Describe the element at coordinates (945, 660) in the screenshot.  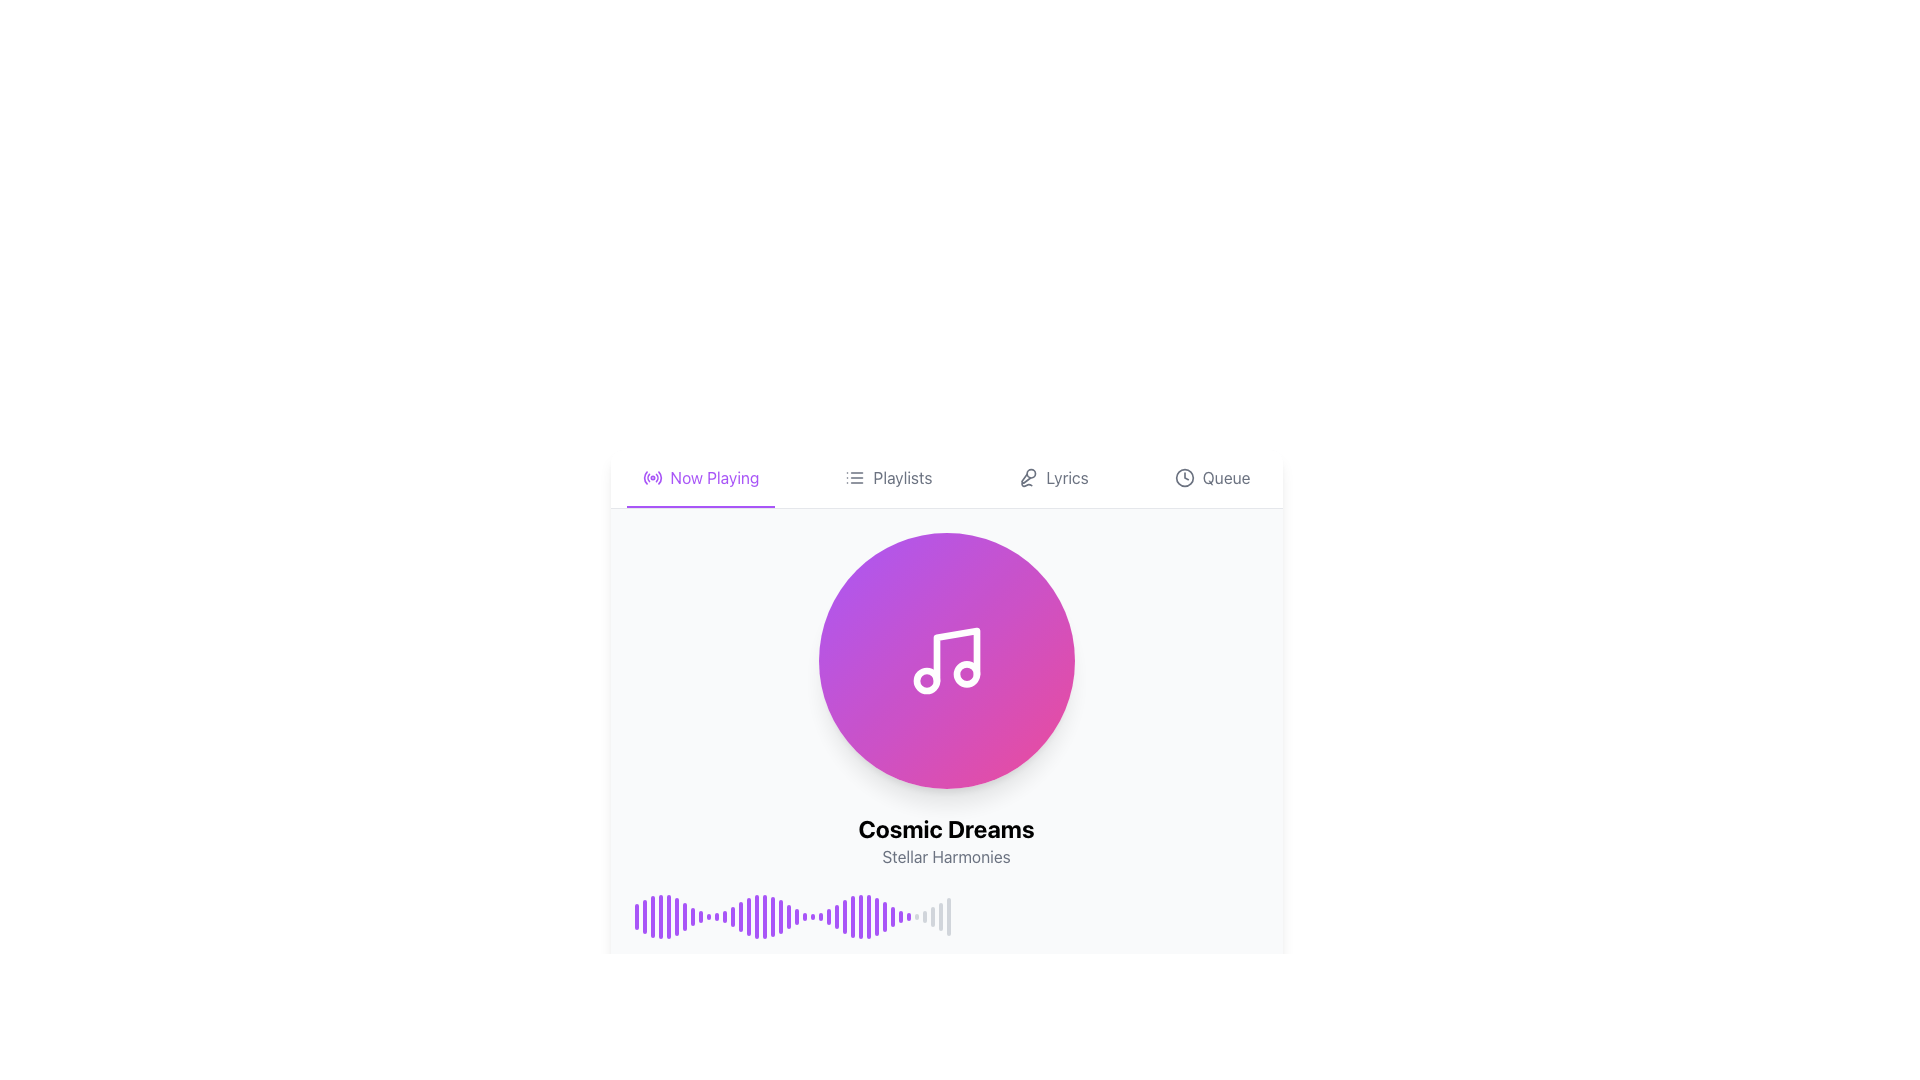
I see `the musical note icon, which is rendered in white on a purple-to-pink gradient circular background, located in the center of the 'Now Playing' music player interface` at that location.